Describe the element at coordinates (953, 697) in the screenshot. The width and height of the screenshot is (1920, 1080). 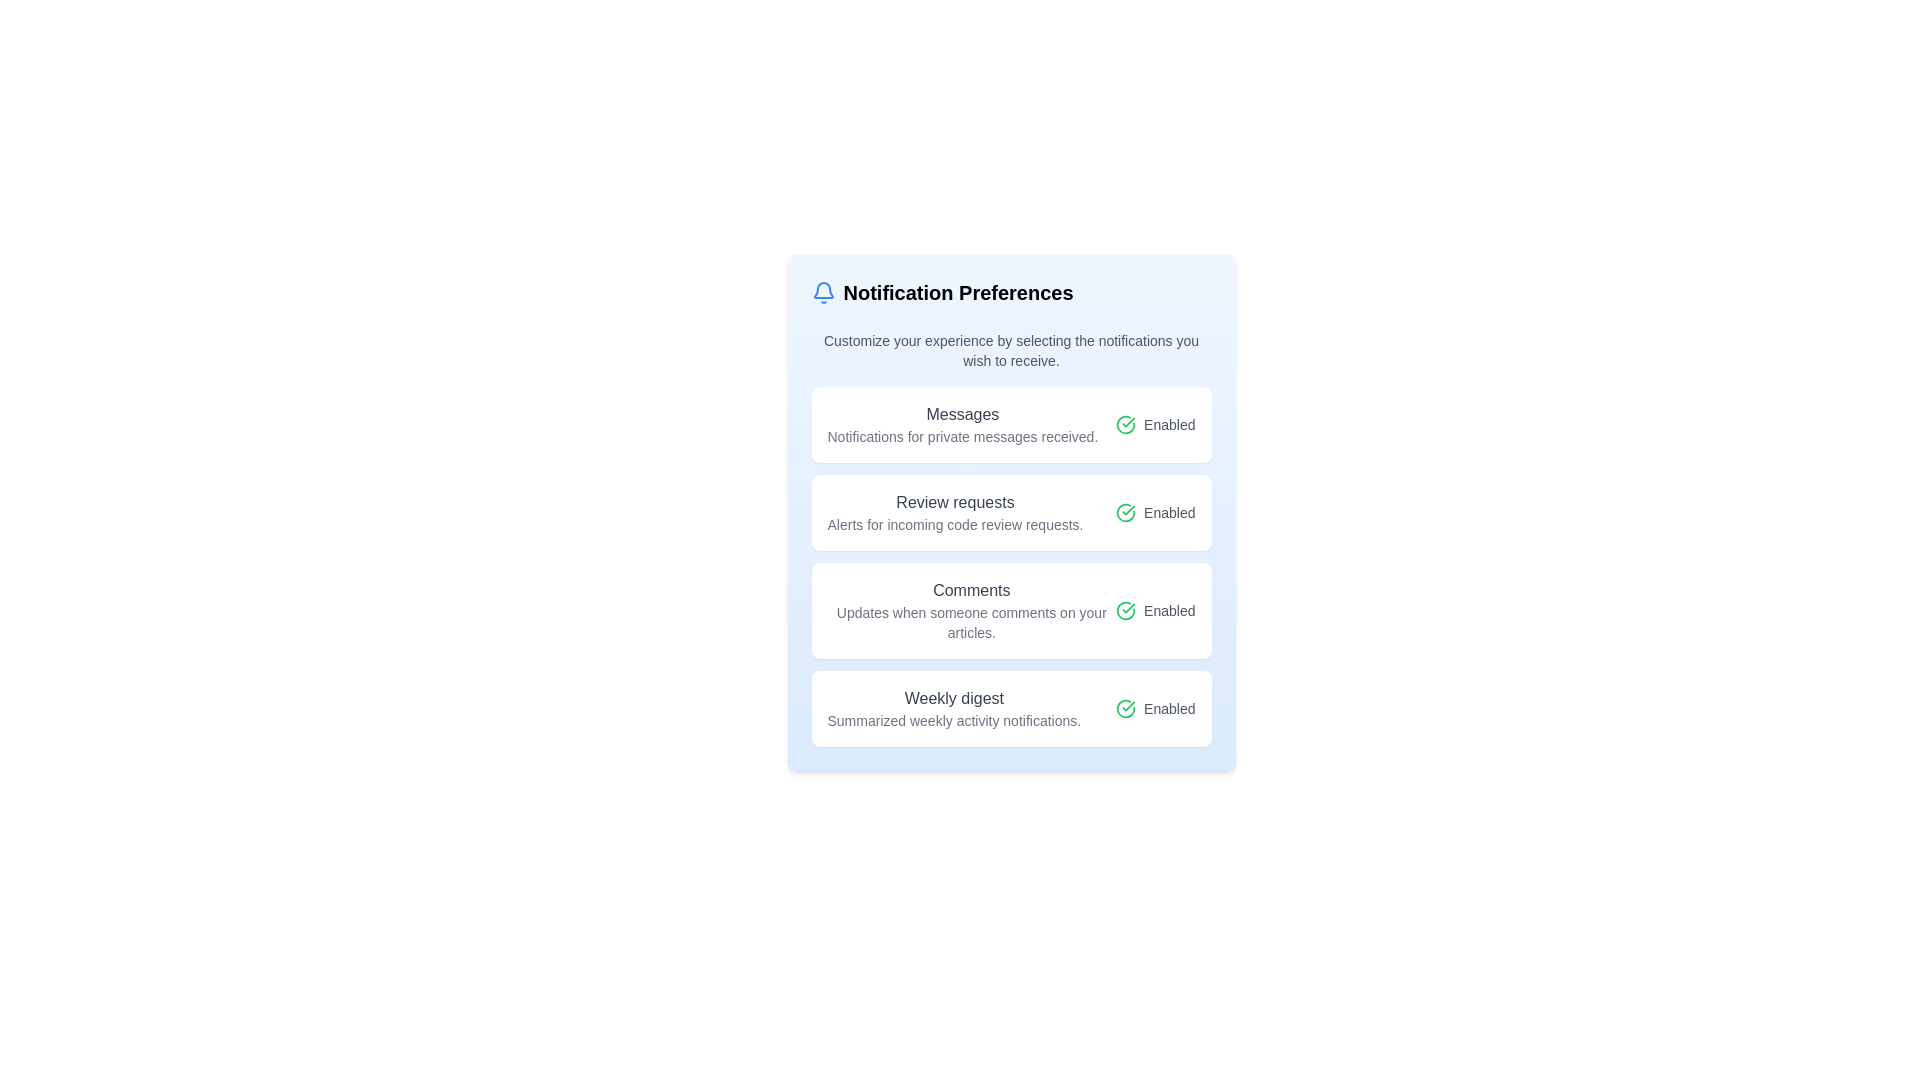
I see `the label for weekly summaries located below the 'Comments' section and above the descriptive text for 'Summarized weekly activity notifications'` at that location.